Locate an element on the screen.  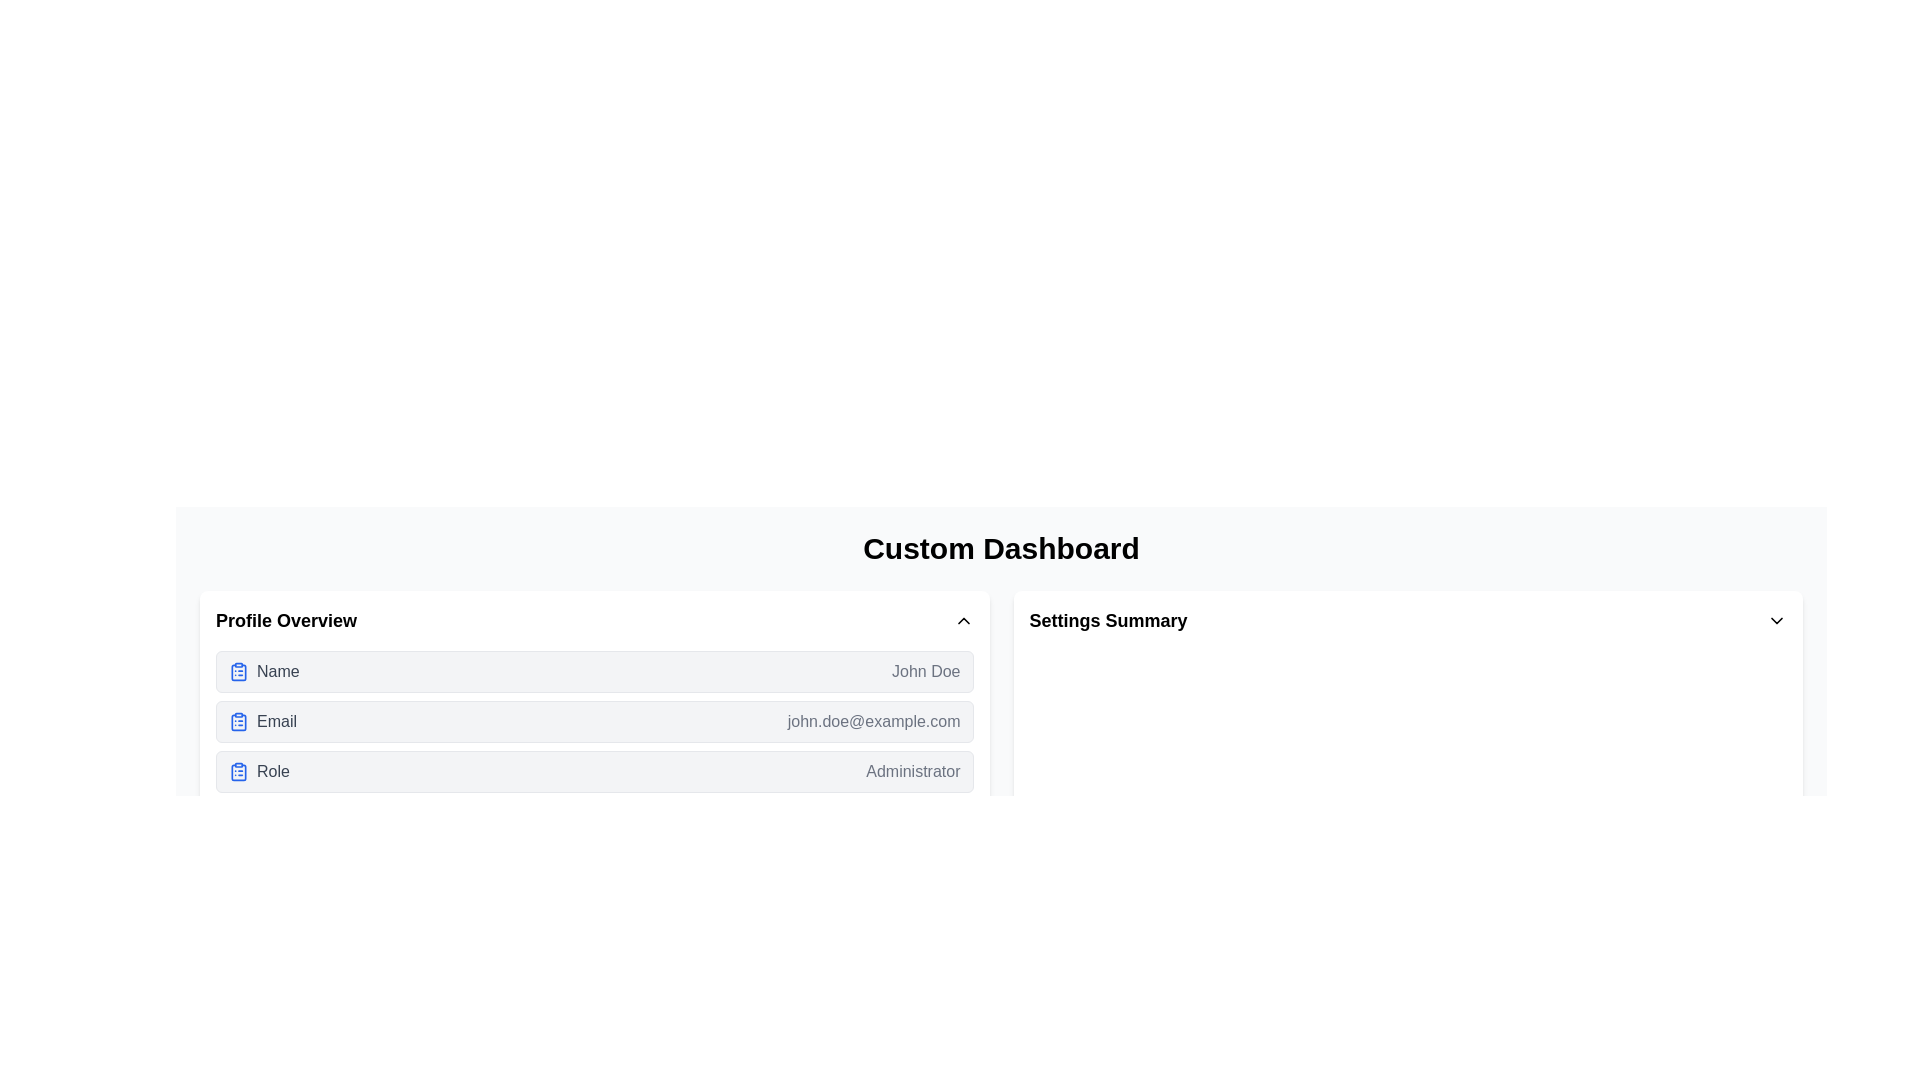
the 'Email' list item row in the user profile section for additional actions is located at coordinates (593, 721).